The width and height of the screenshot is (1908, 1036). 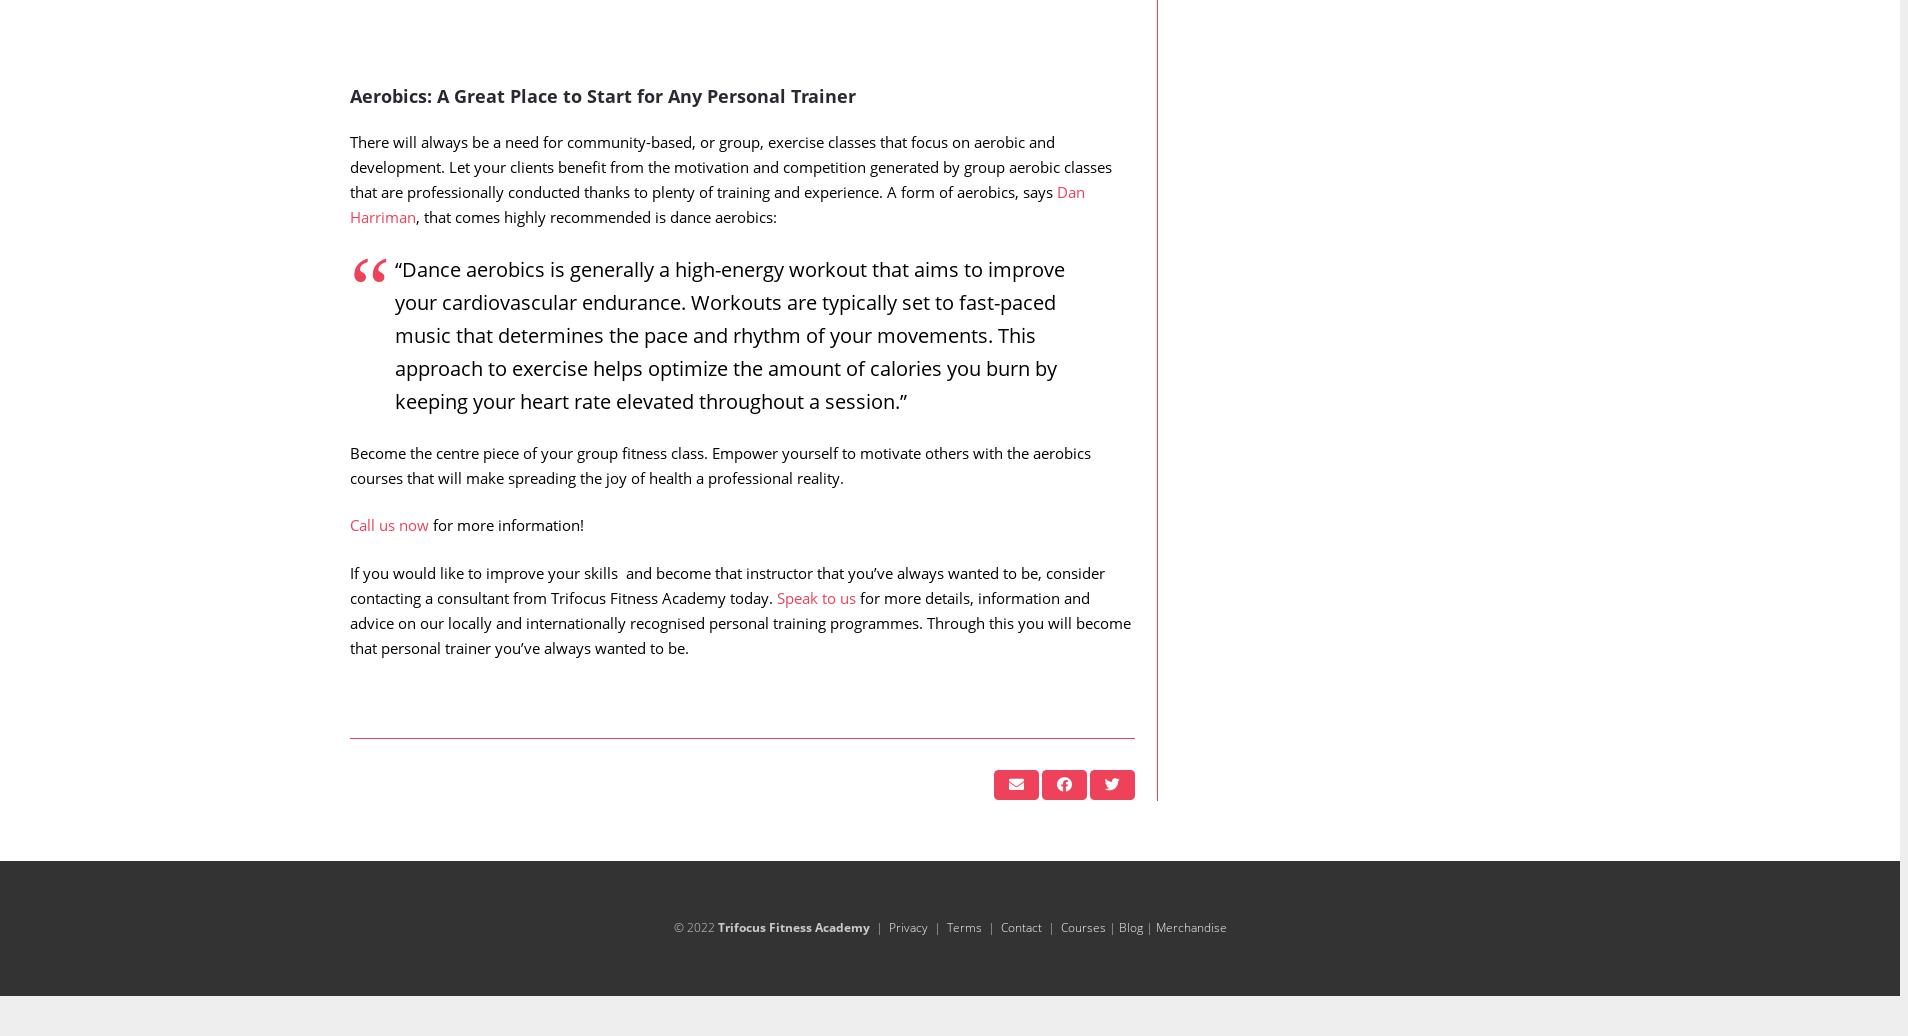 I want to click on 'Contact', so click(x=1019, y=967).